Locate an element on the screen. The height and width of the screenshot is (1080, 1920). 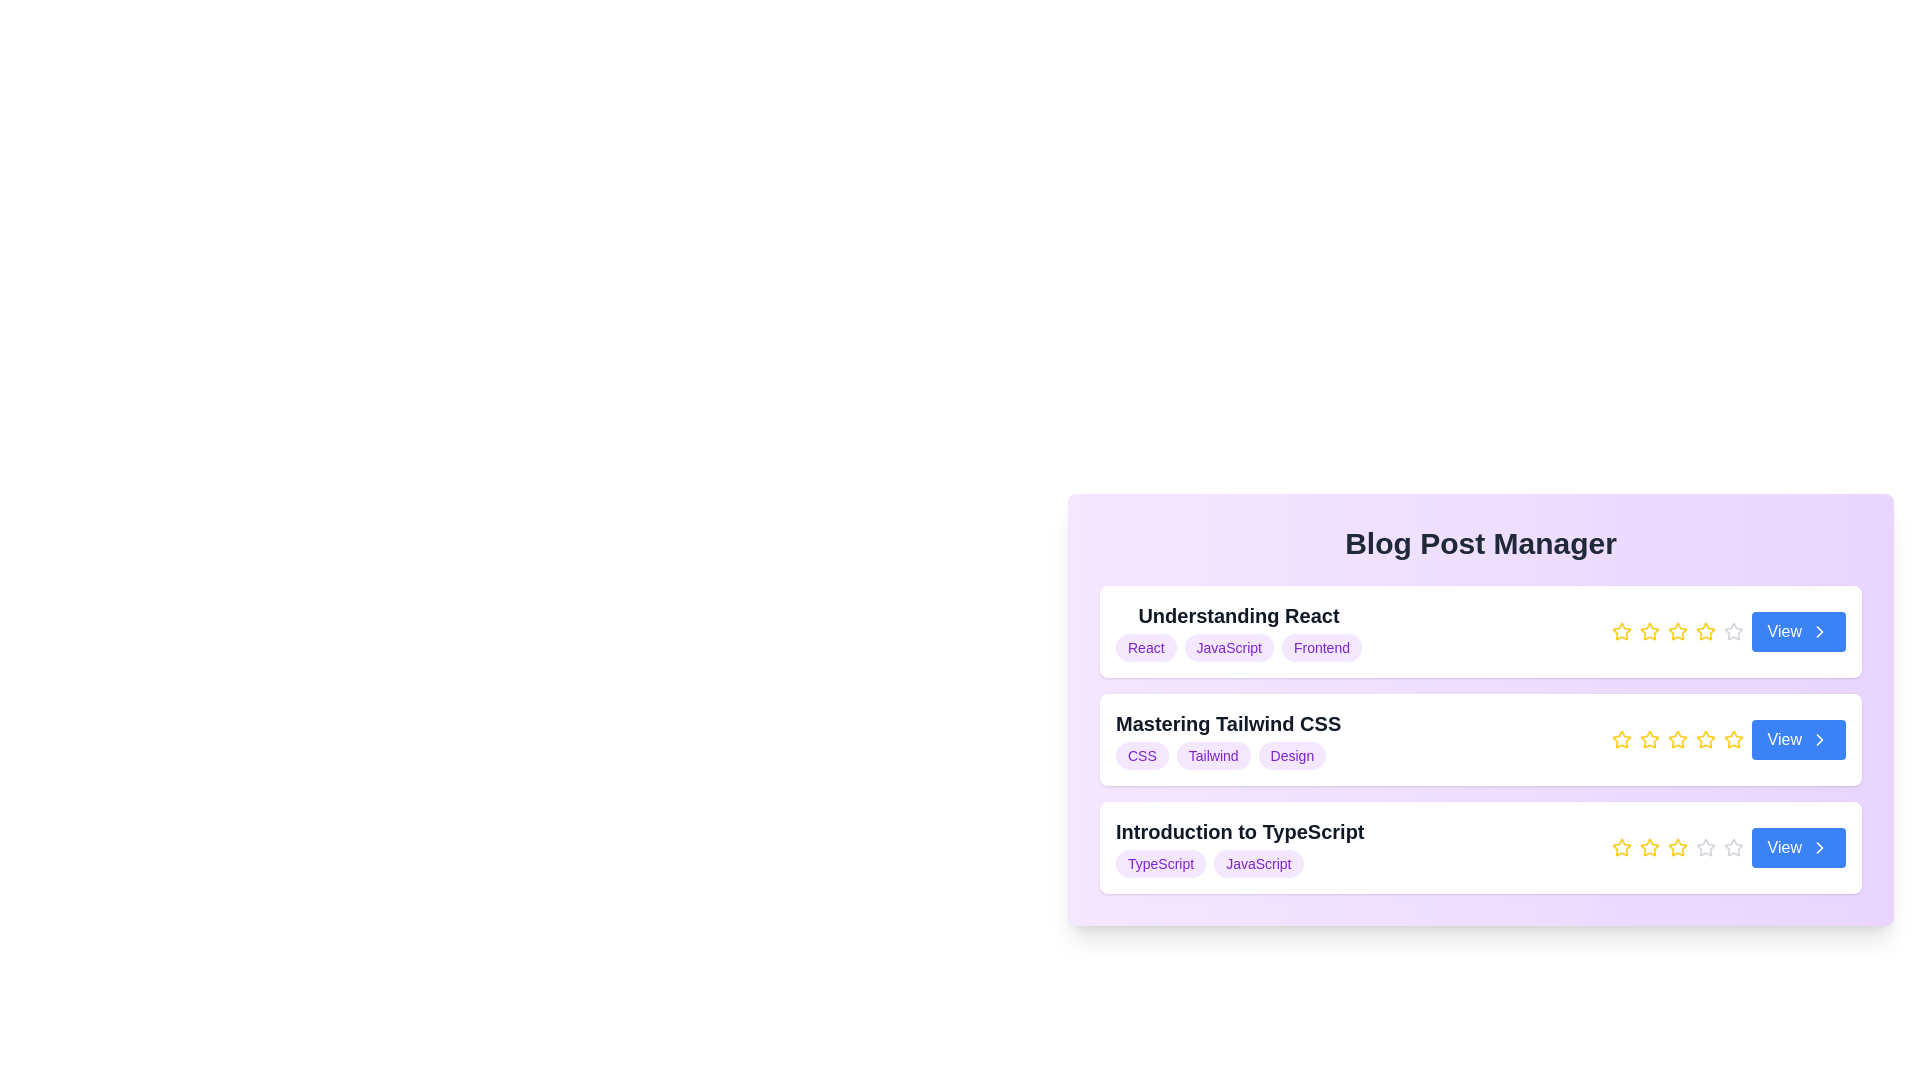
the pill-shaped badge with a light purple background and purple text reading 'Tailwind' located under the 'Mastering Tailwind CSS' section is located at coordinates (1212, 756).